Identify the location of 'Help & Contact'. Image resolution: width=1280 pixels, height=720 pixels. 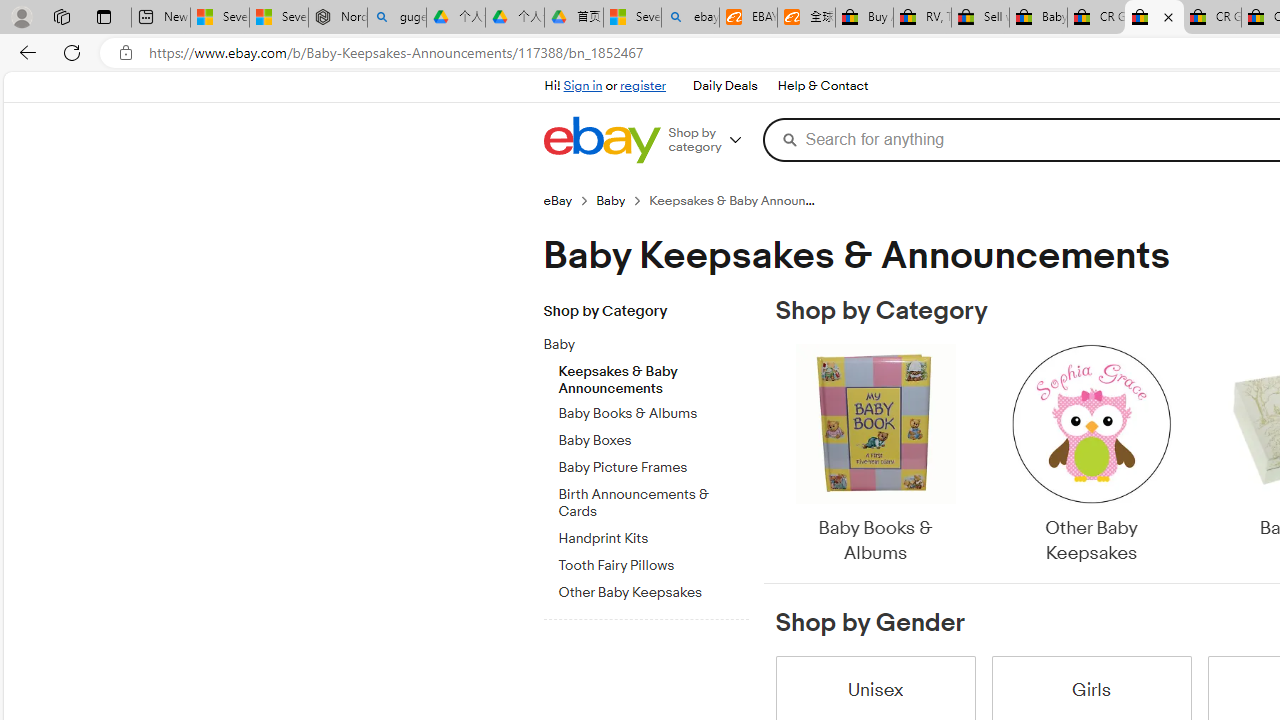
(821, 85).